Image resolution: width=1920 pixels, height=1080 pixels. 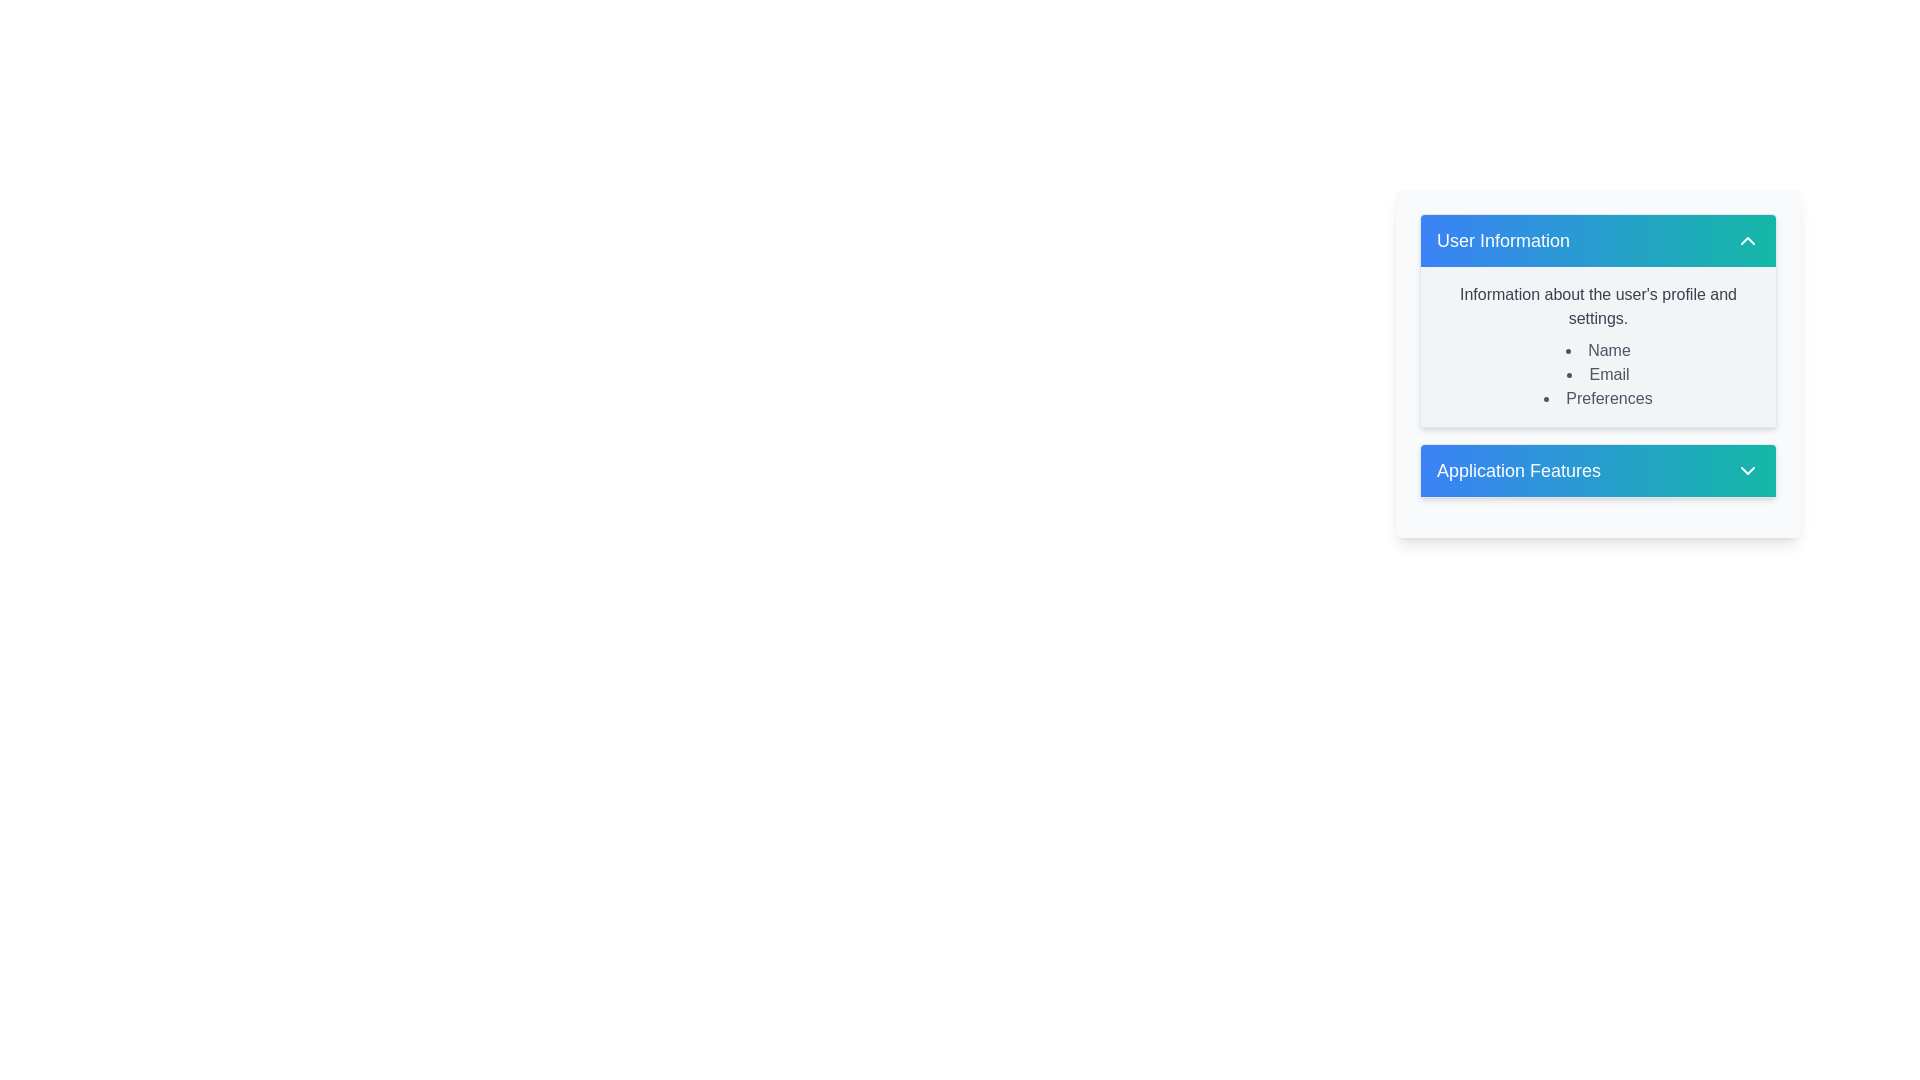 What do you see at coordinates (1503, 239) in the screenshot?
I see `the content associated with the 'User Information' label displayed in bold white font at the top of the section card header` at bounding box center [1503, 239].